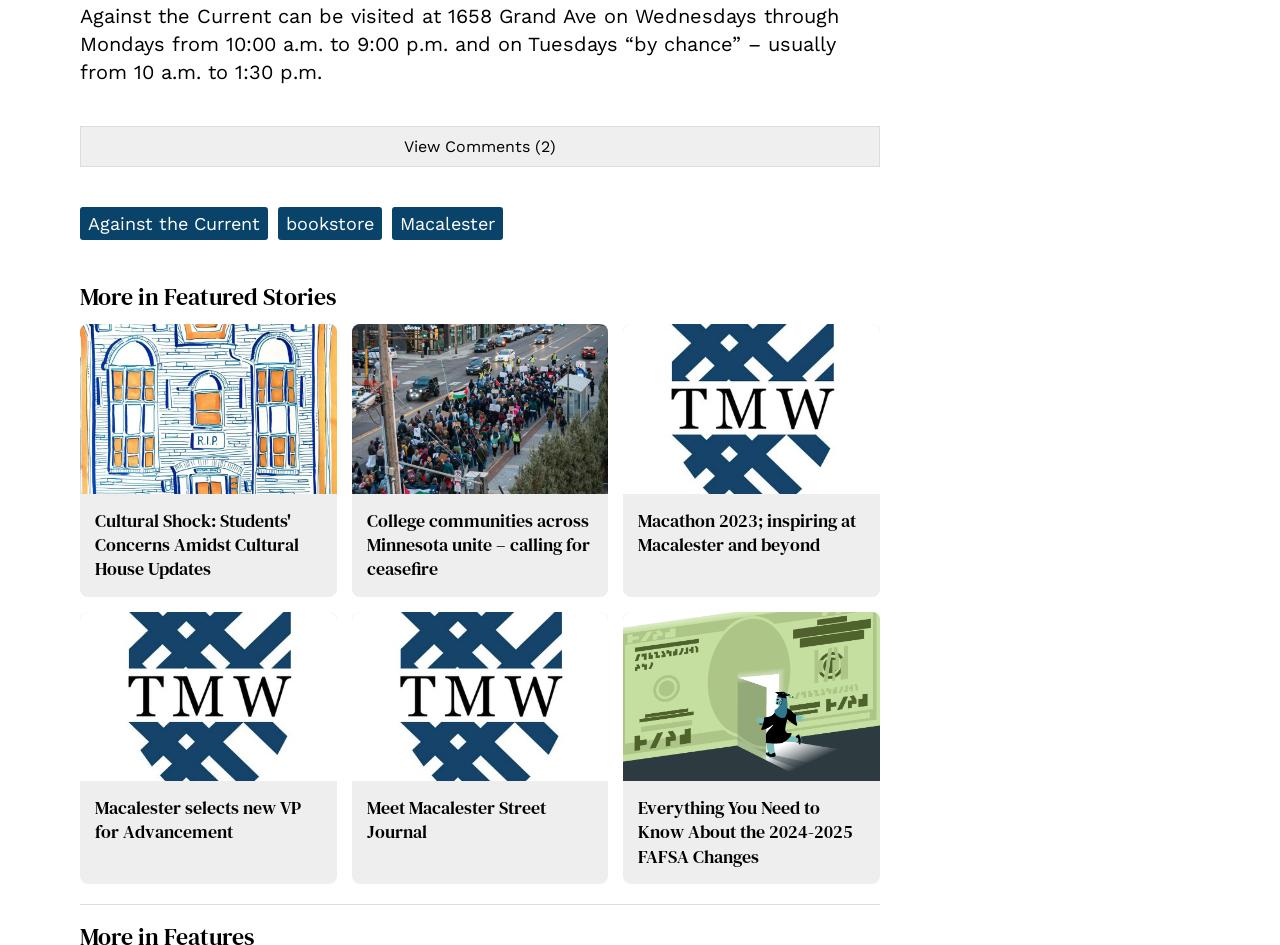 Image resolution: width=1280 pixels, height=945 pixels. I want to click on 'Everything You Need to Know About the 2024-2025 FAFSA Changes', so click(744, 831).